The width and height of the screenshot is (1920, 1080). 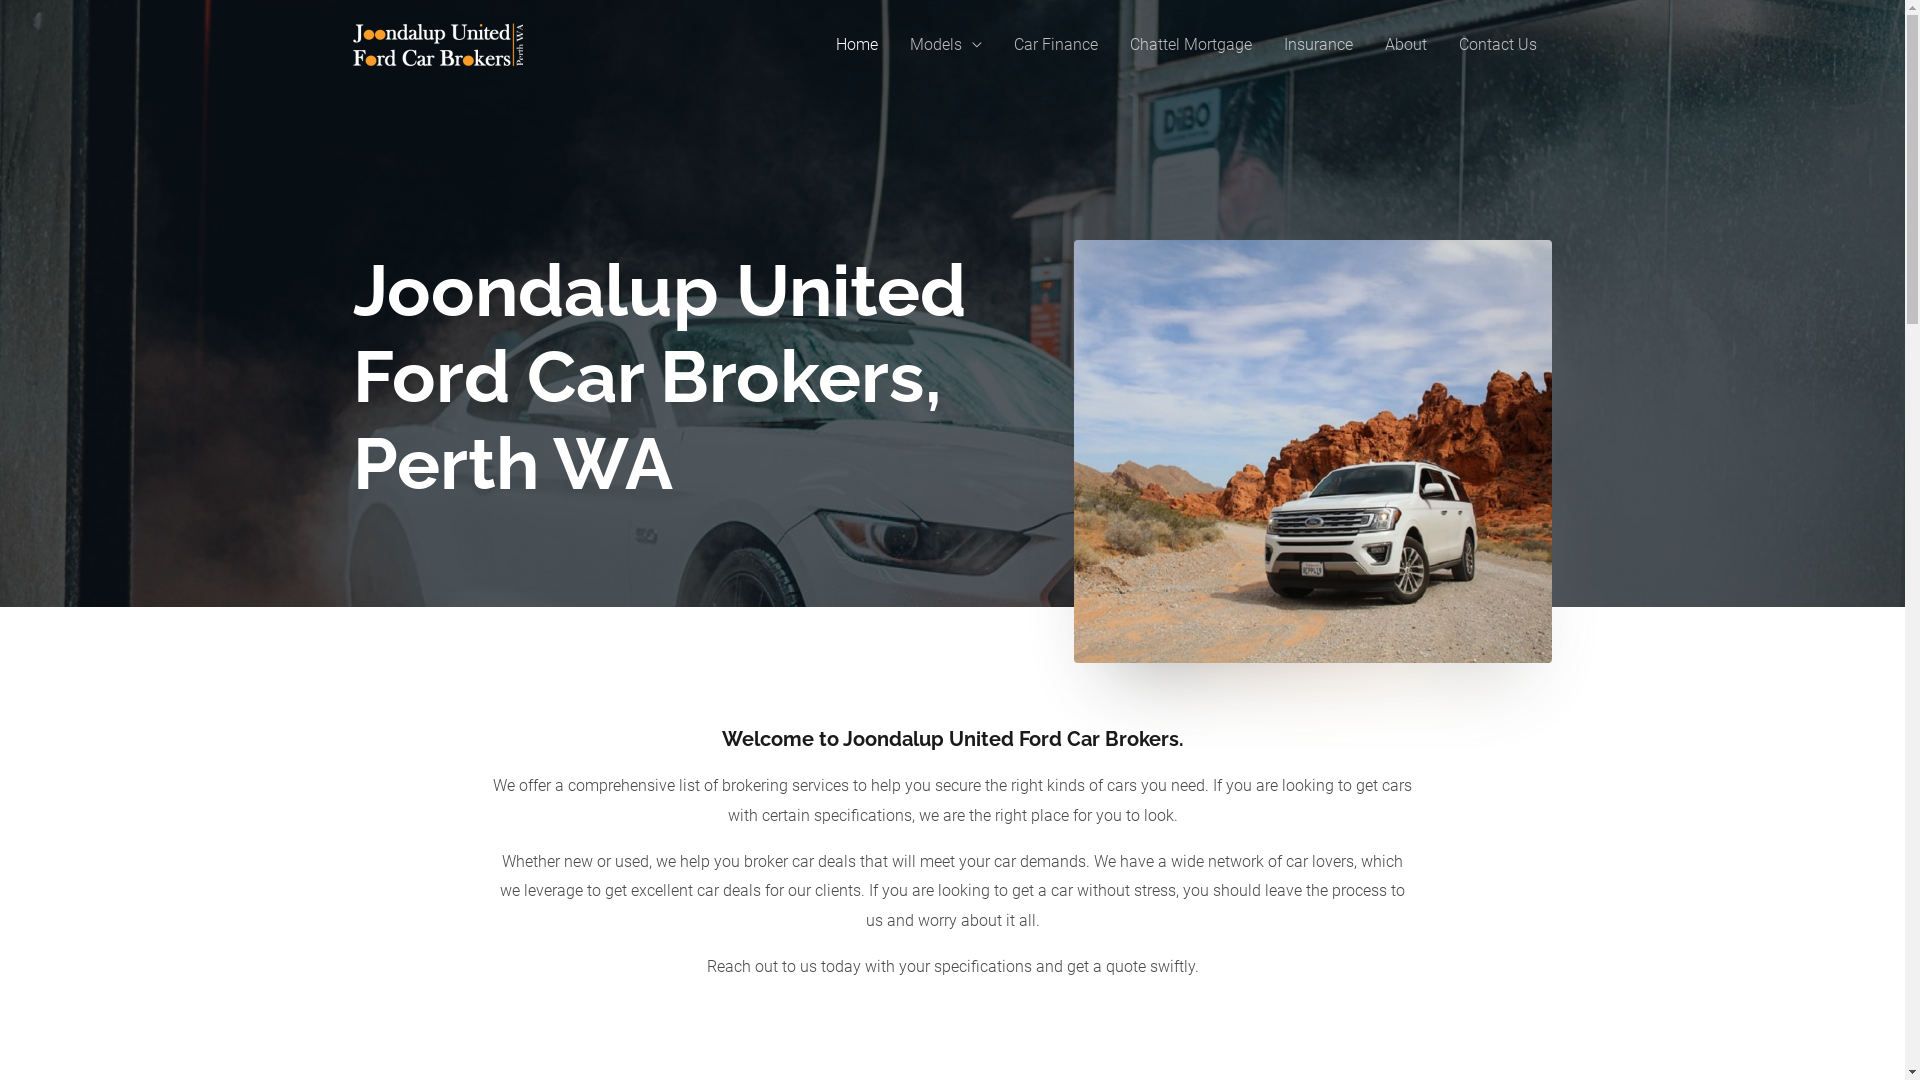 What do you see at coordinates (1497, 45) in the screenshot?
I see `'Contact Us'` at bounding box center [1497, 45].